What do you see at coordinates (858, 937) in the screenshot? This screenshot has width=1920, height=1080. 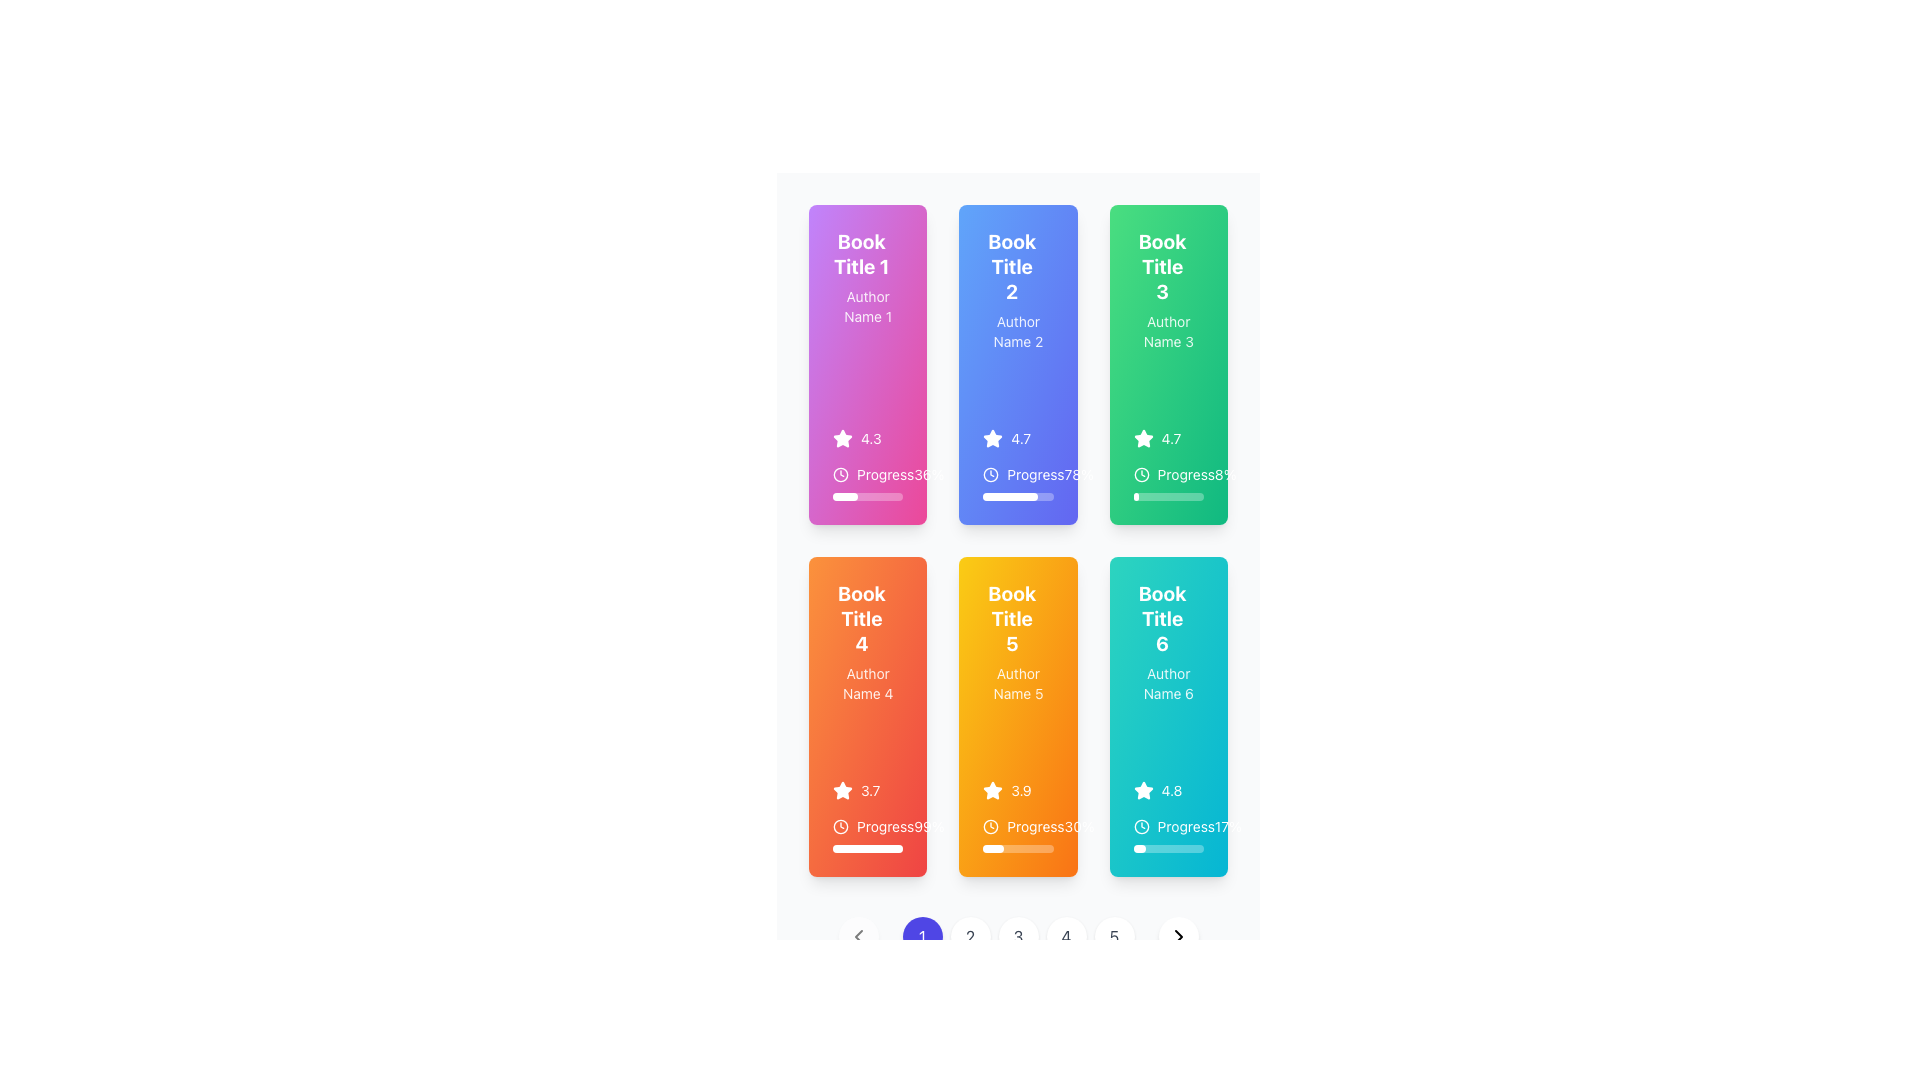 I see `the back navigation icon located in the bottom navigation section` at bounding box center [858, 937].